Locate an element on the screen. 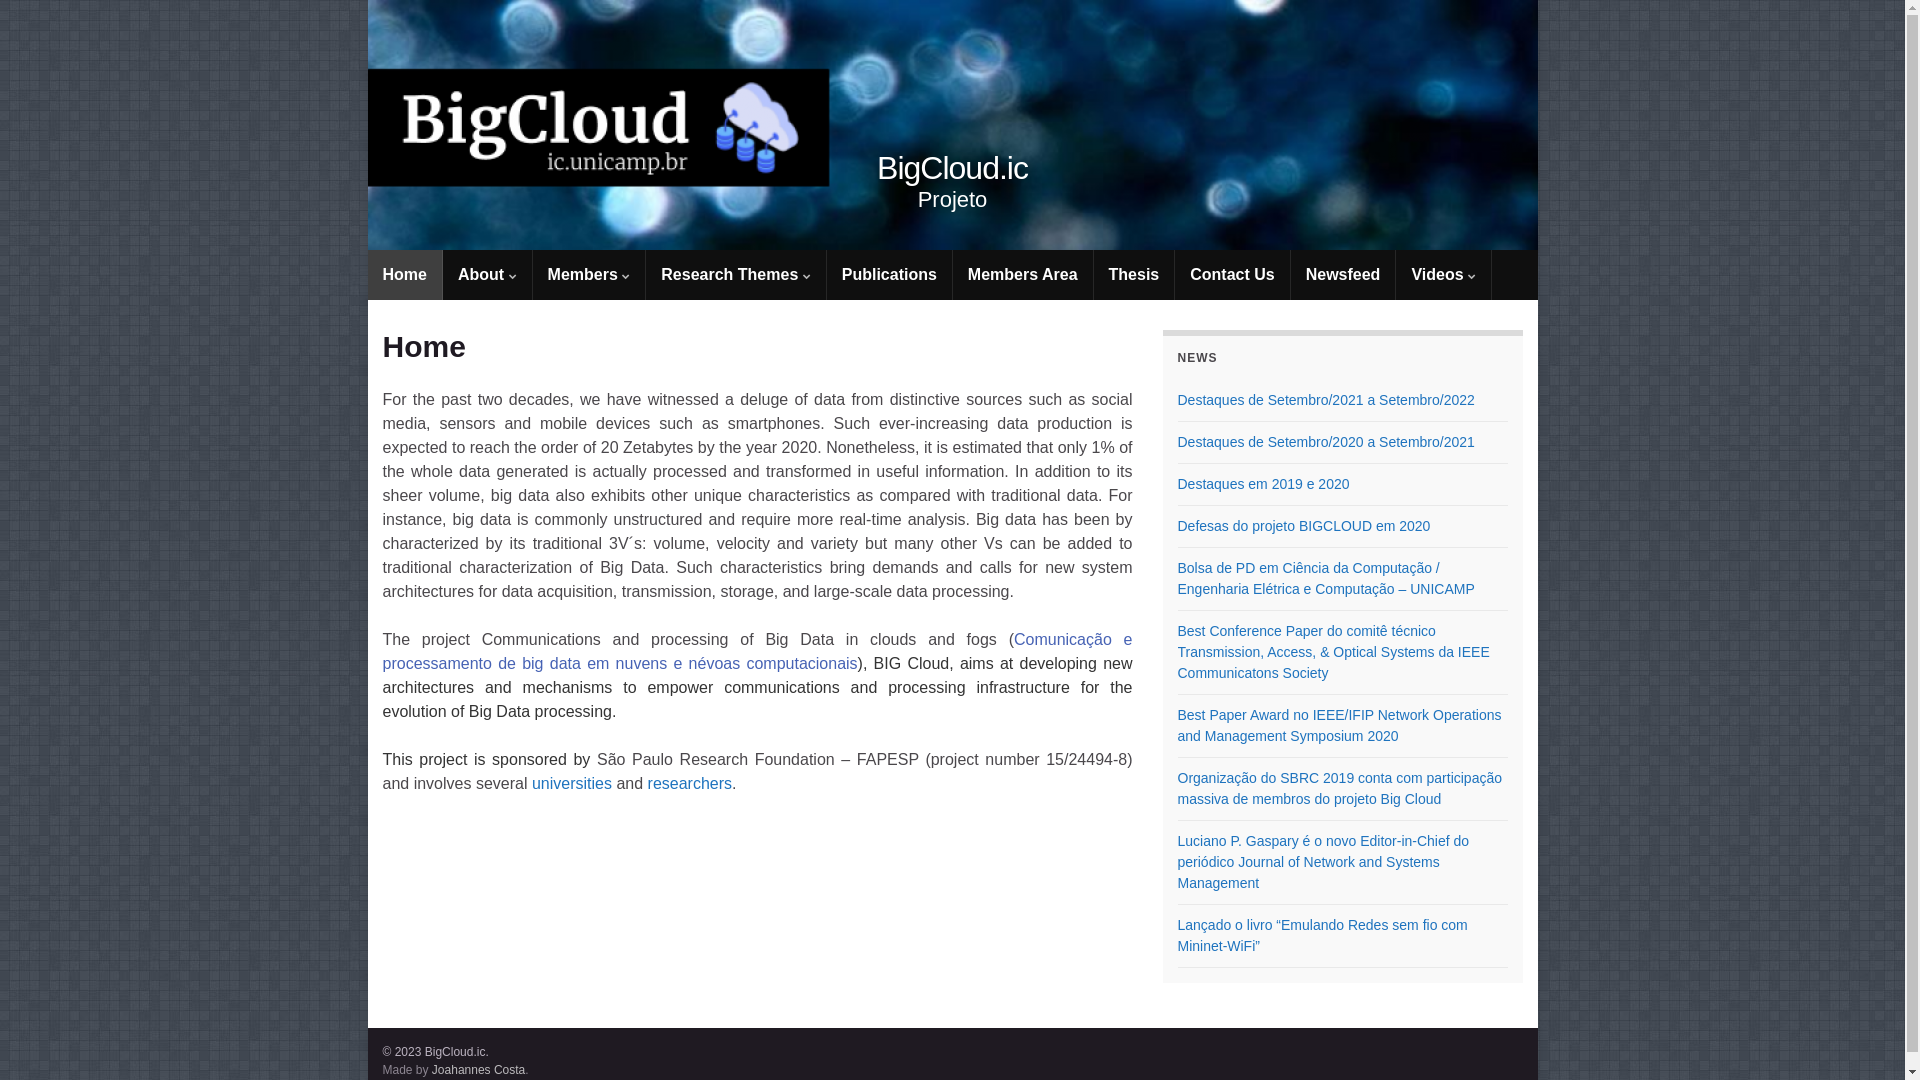 The height and width of the screenshot is (1080, 1920). 'Publications' is located at coordinates (826, 274).